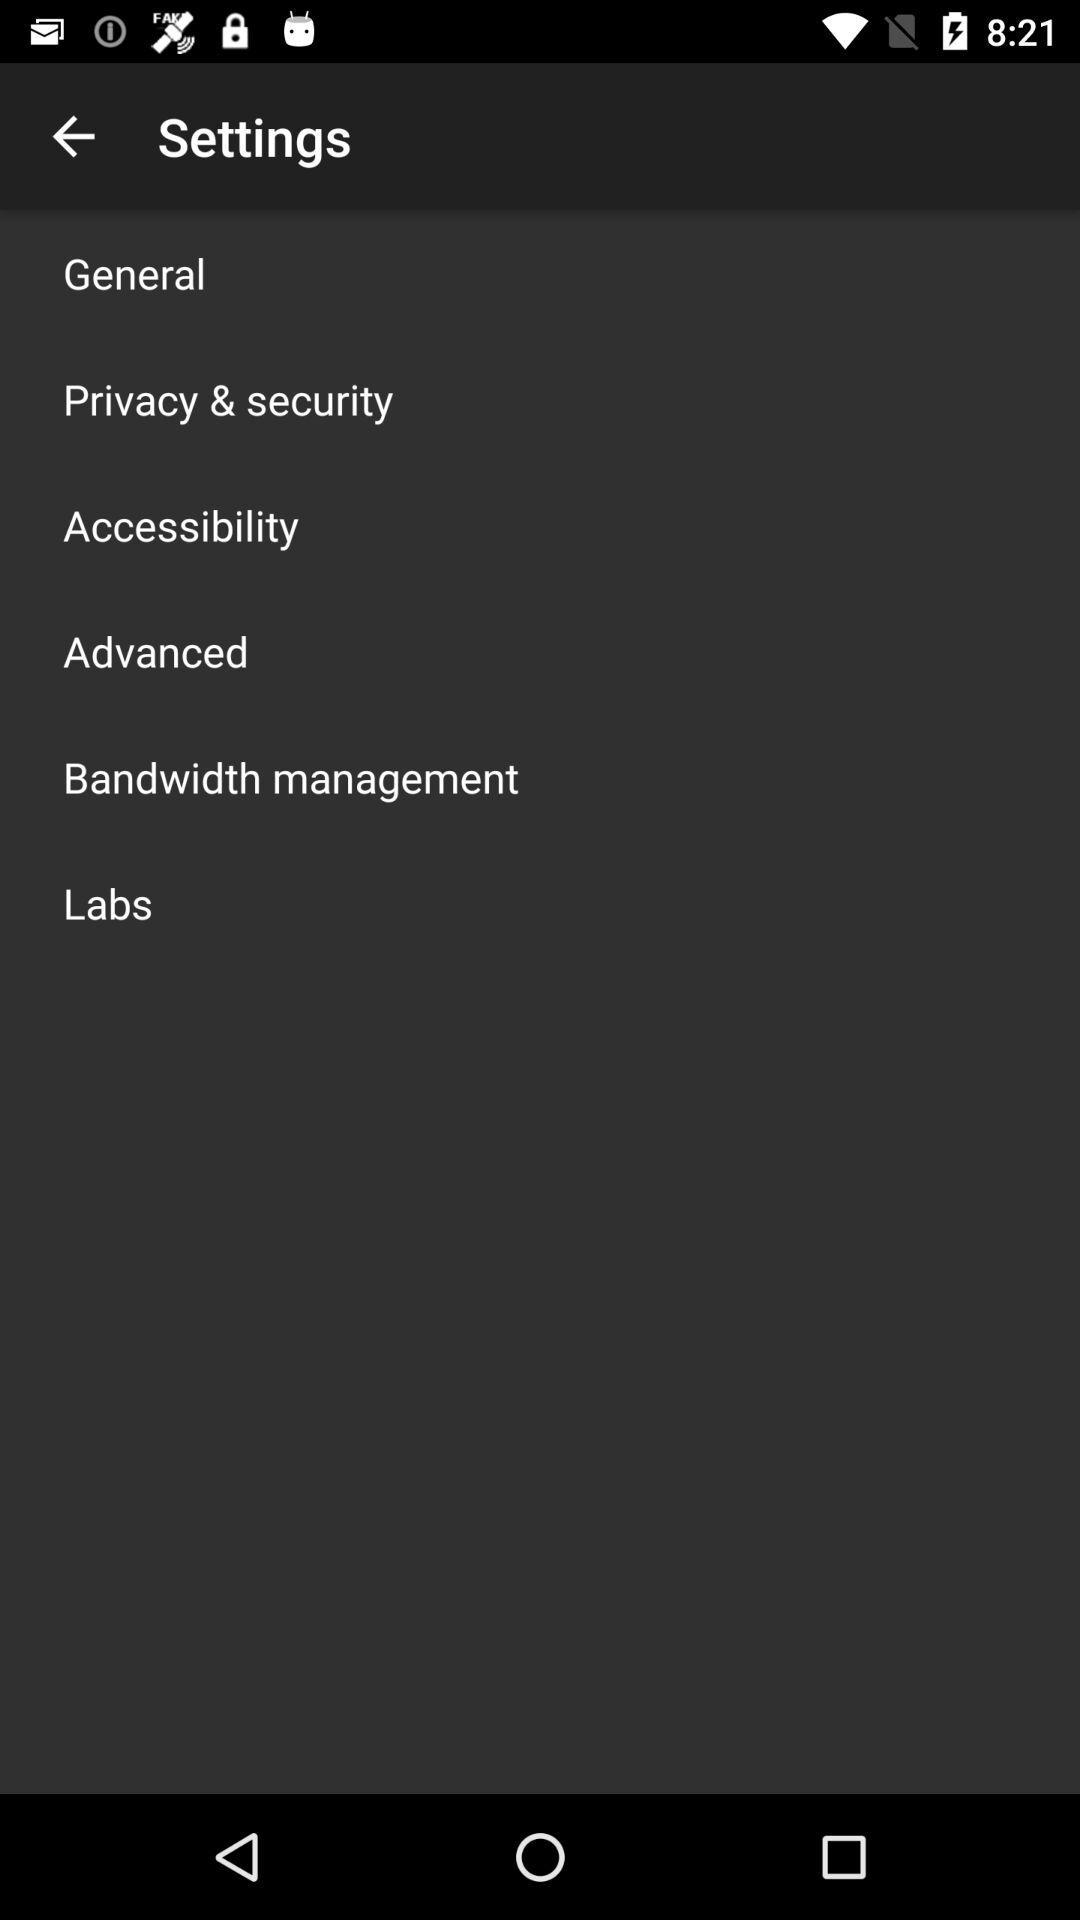 This screenshot has height=1920, width=1080. I want to click on the general item, so click(134, 272).